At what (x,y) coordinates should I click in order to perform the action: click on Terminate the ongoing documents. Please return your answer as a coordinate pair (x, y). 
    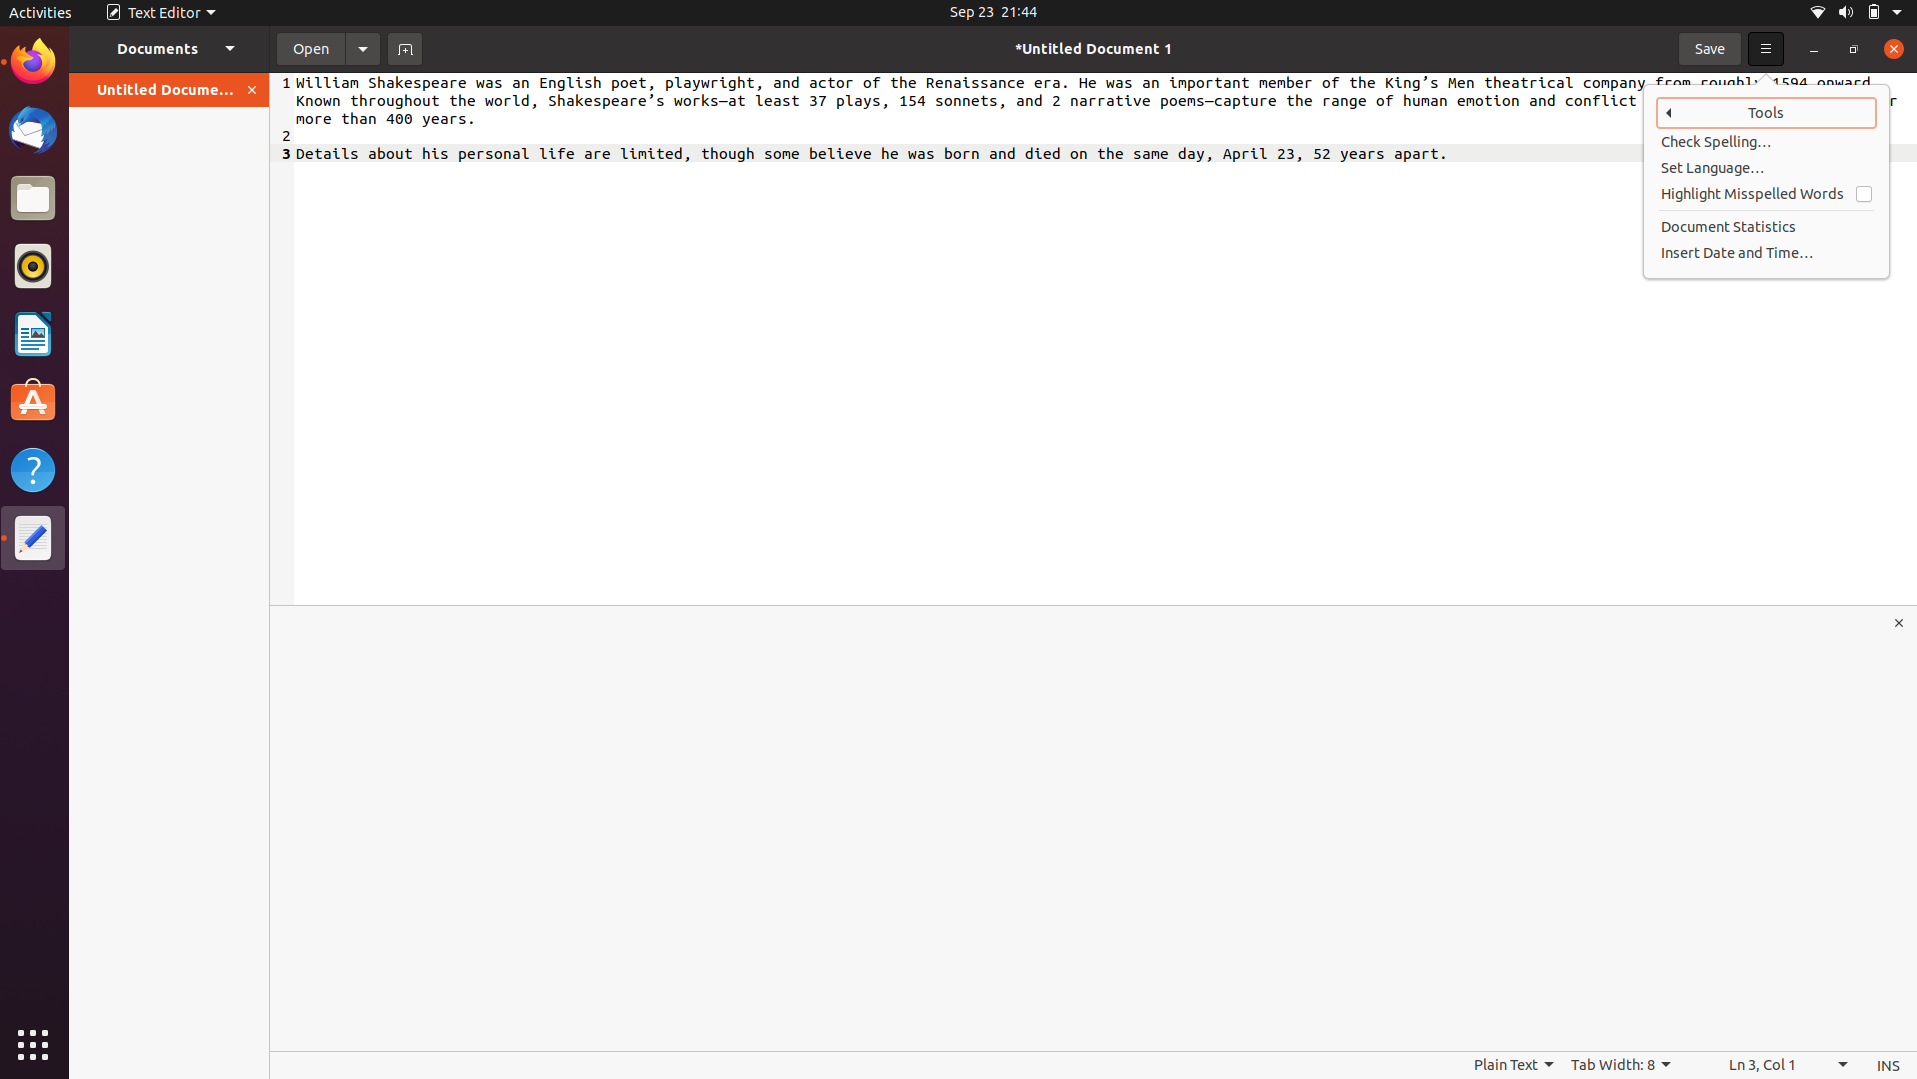
    Looking at the image, I should click on (252, 89).